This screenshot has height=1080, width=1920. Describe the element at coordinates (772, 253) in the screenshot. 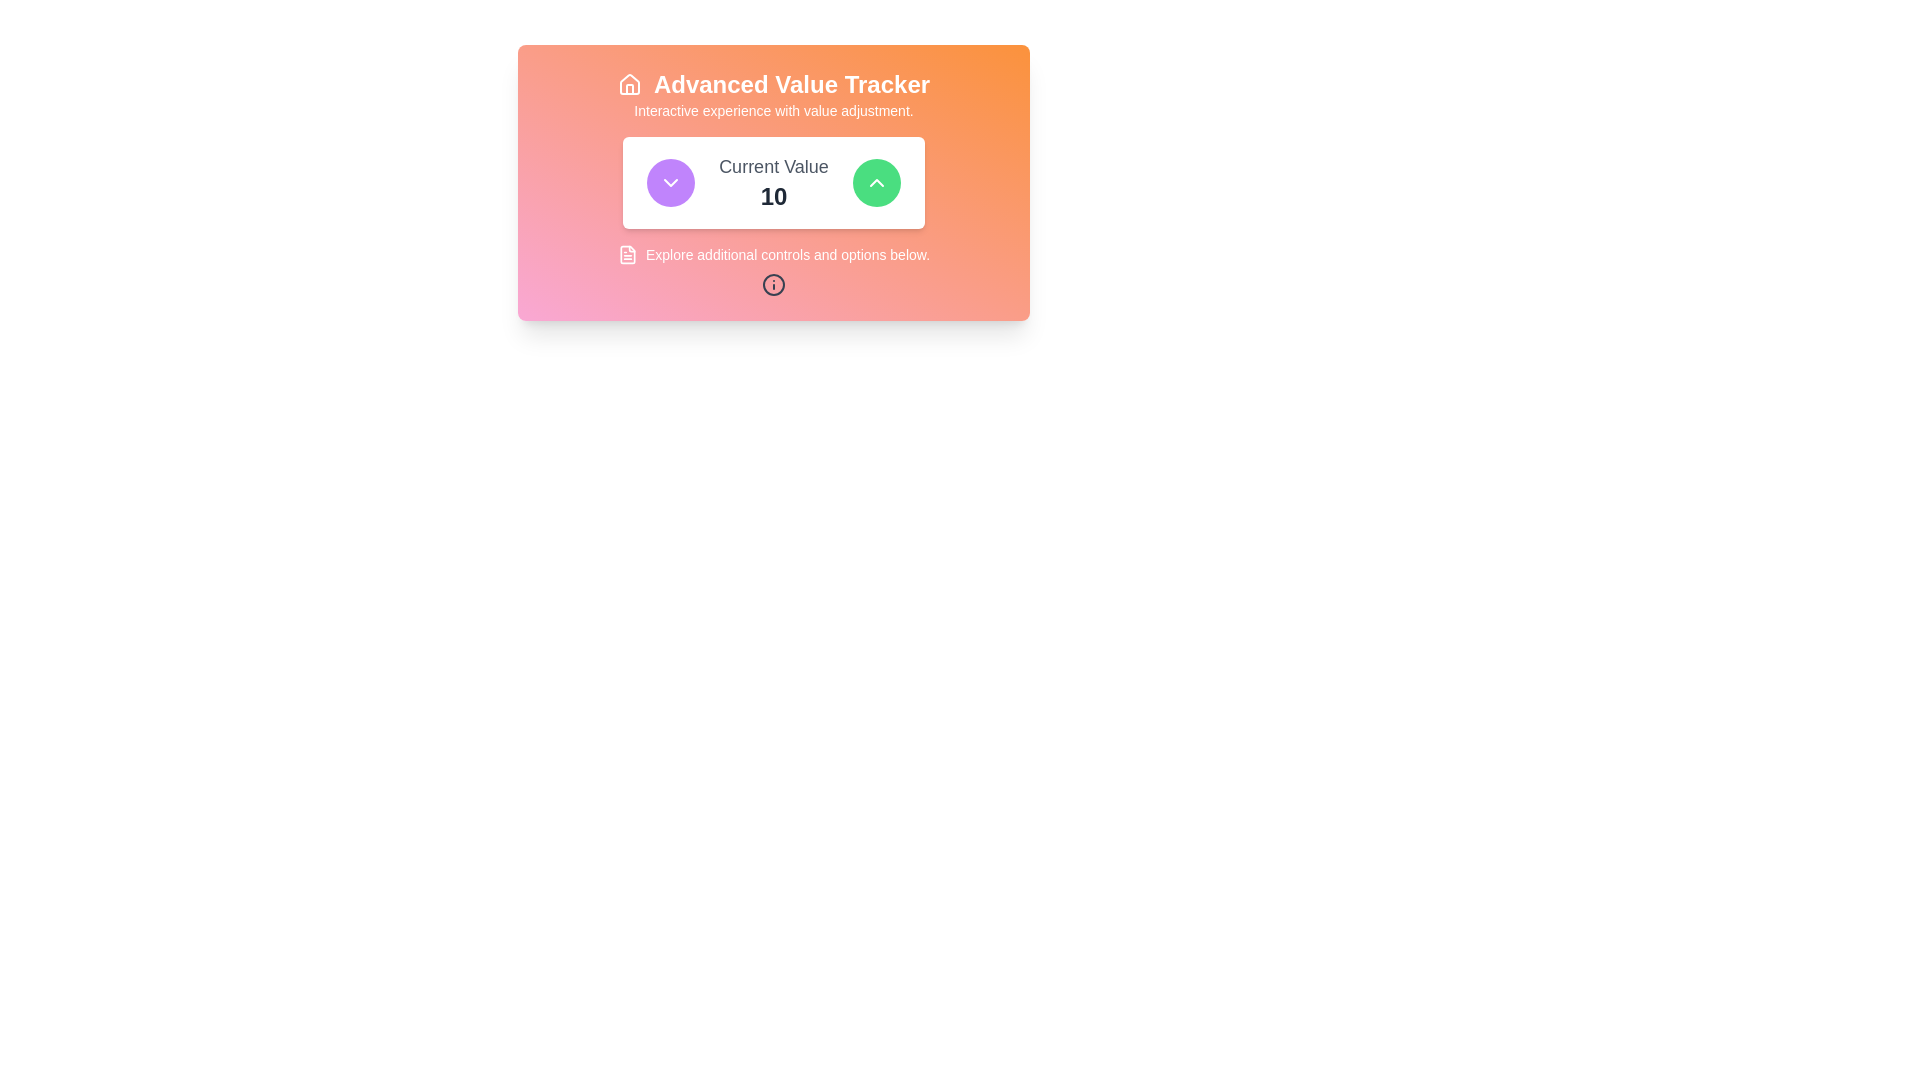

I see `text displayed in the Informative Label with Icon, which shows 'Explore additional controls and options below'` at that location.